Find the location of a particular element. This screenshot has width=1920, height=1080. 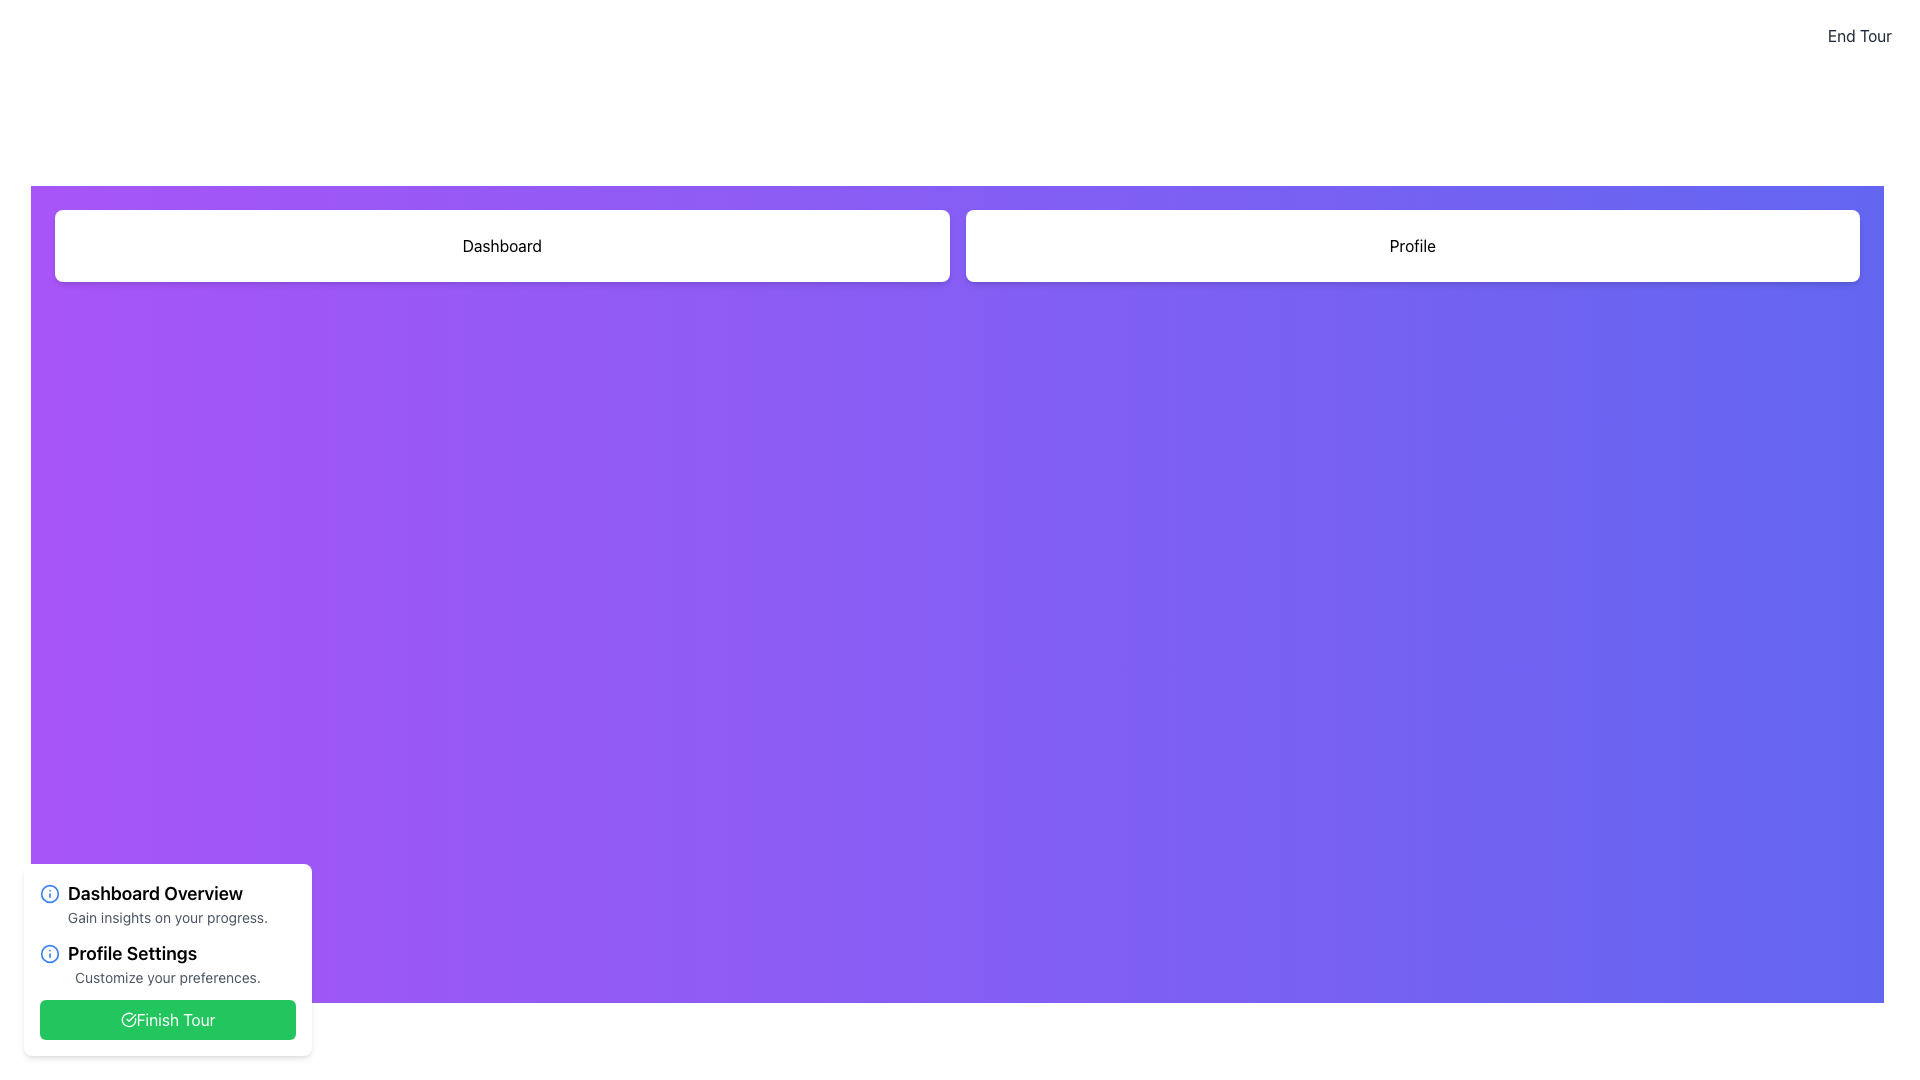

the Text block that indicates a navigational option for profile settings, using the information presented is located at coordinates (168, 963).